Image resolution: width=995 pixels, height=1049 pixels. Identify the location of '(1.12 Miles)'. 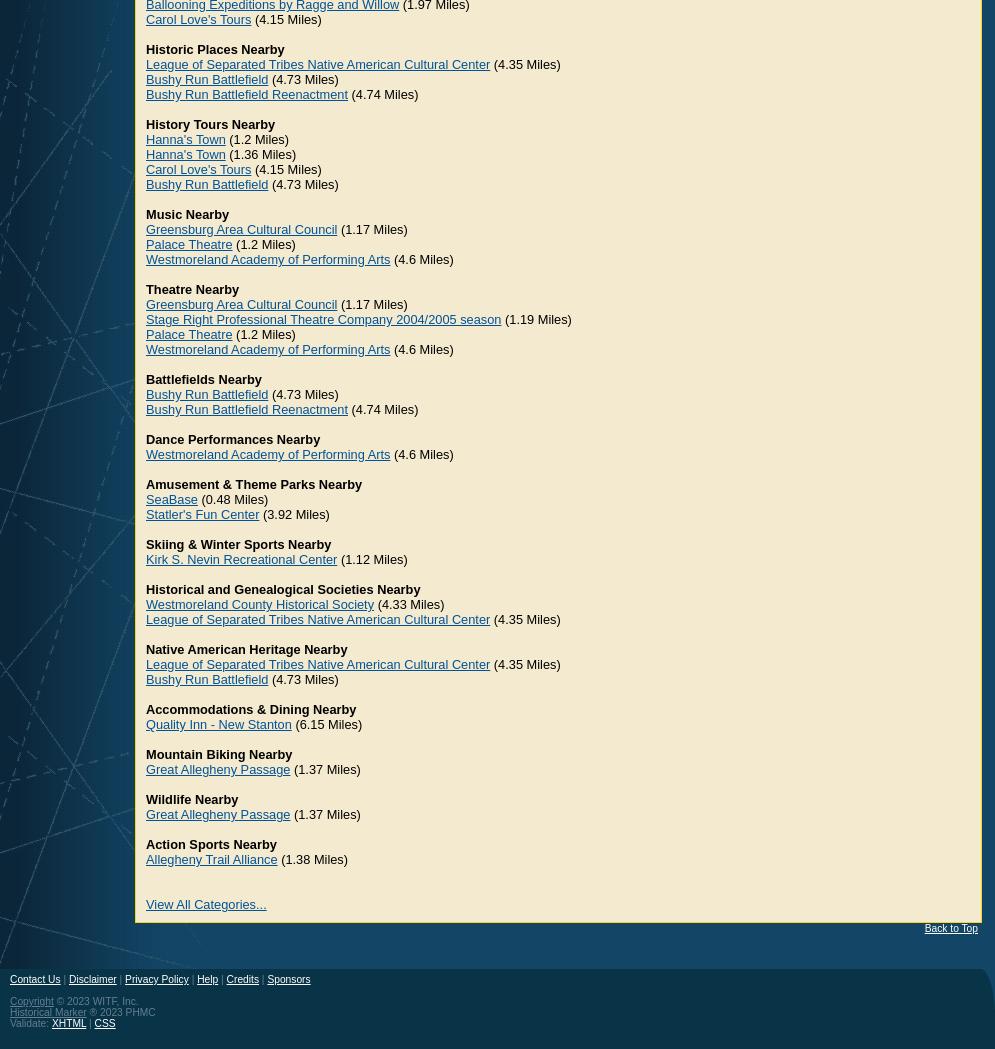
(371, 559).